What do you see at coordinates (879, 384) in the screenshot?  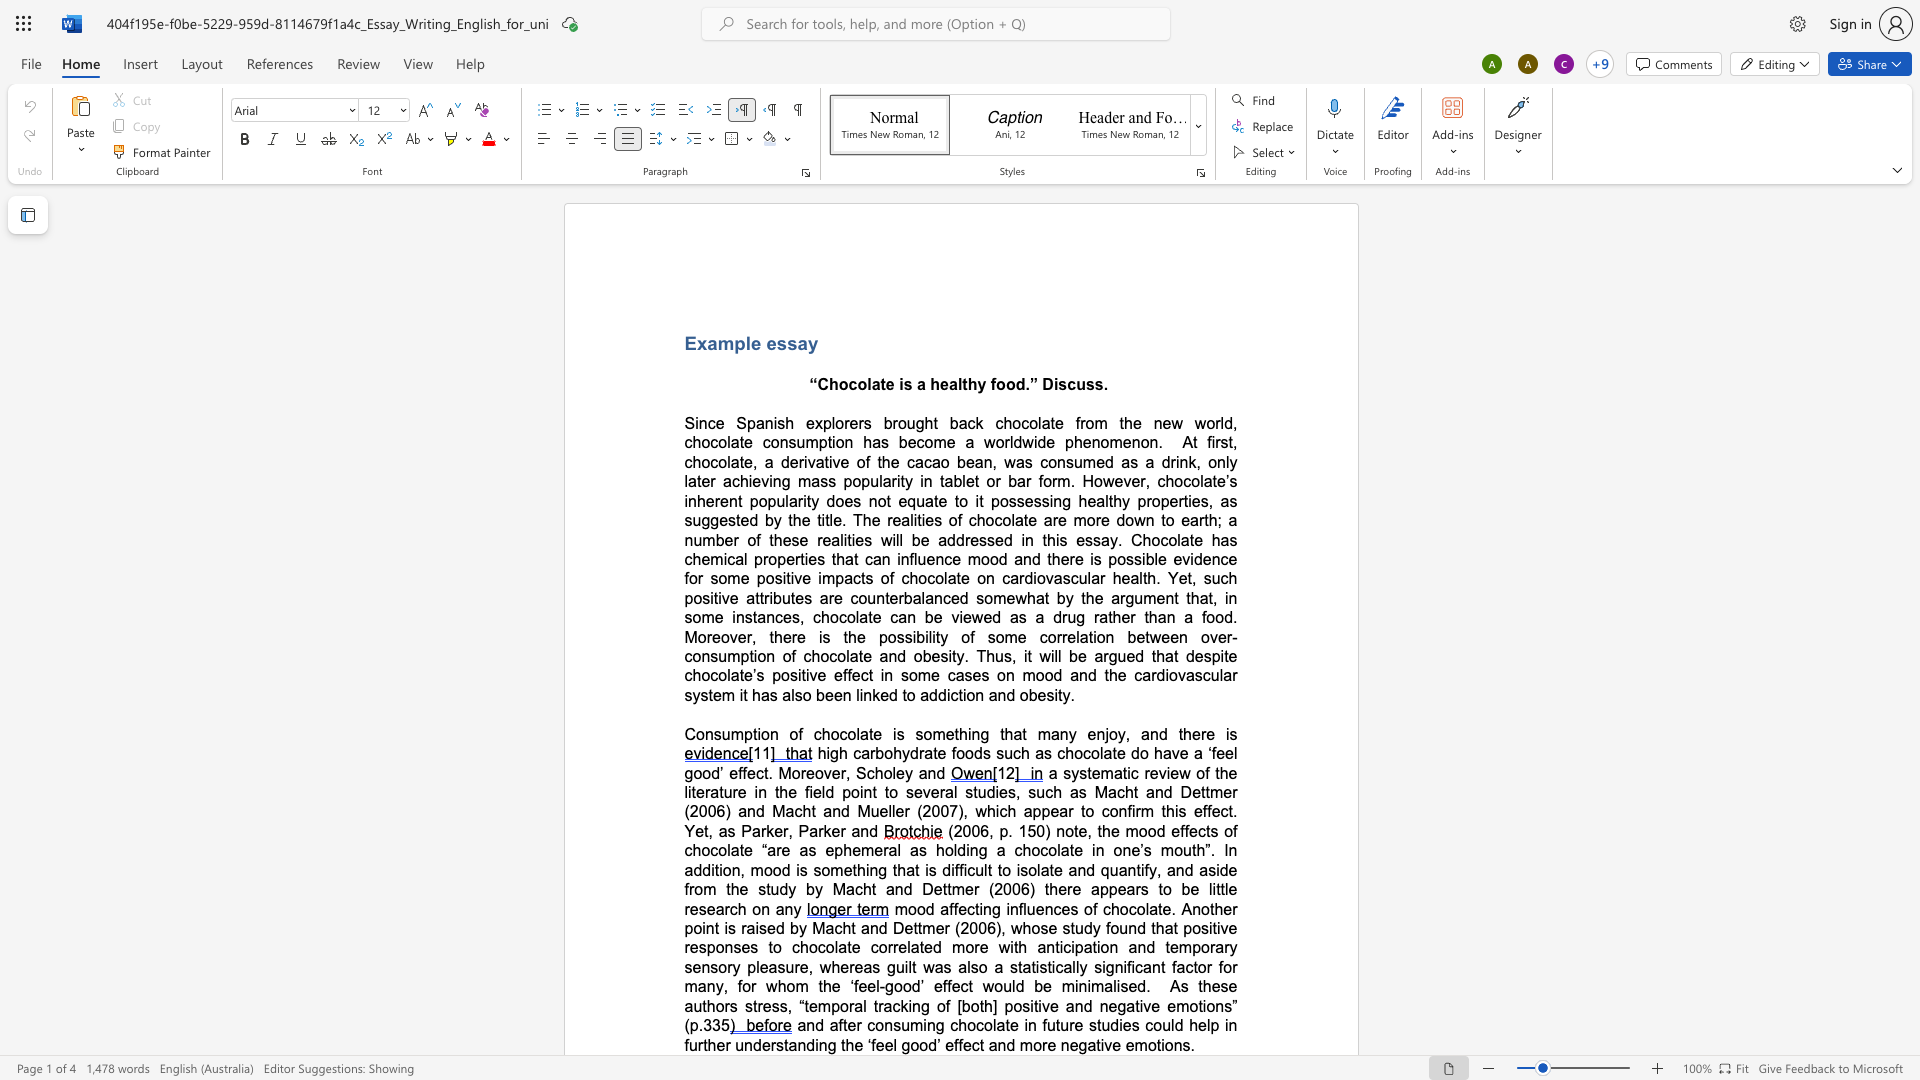 I see `the space between the continuous character "a" and "t" in the text` at bounding box center [879, 384].